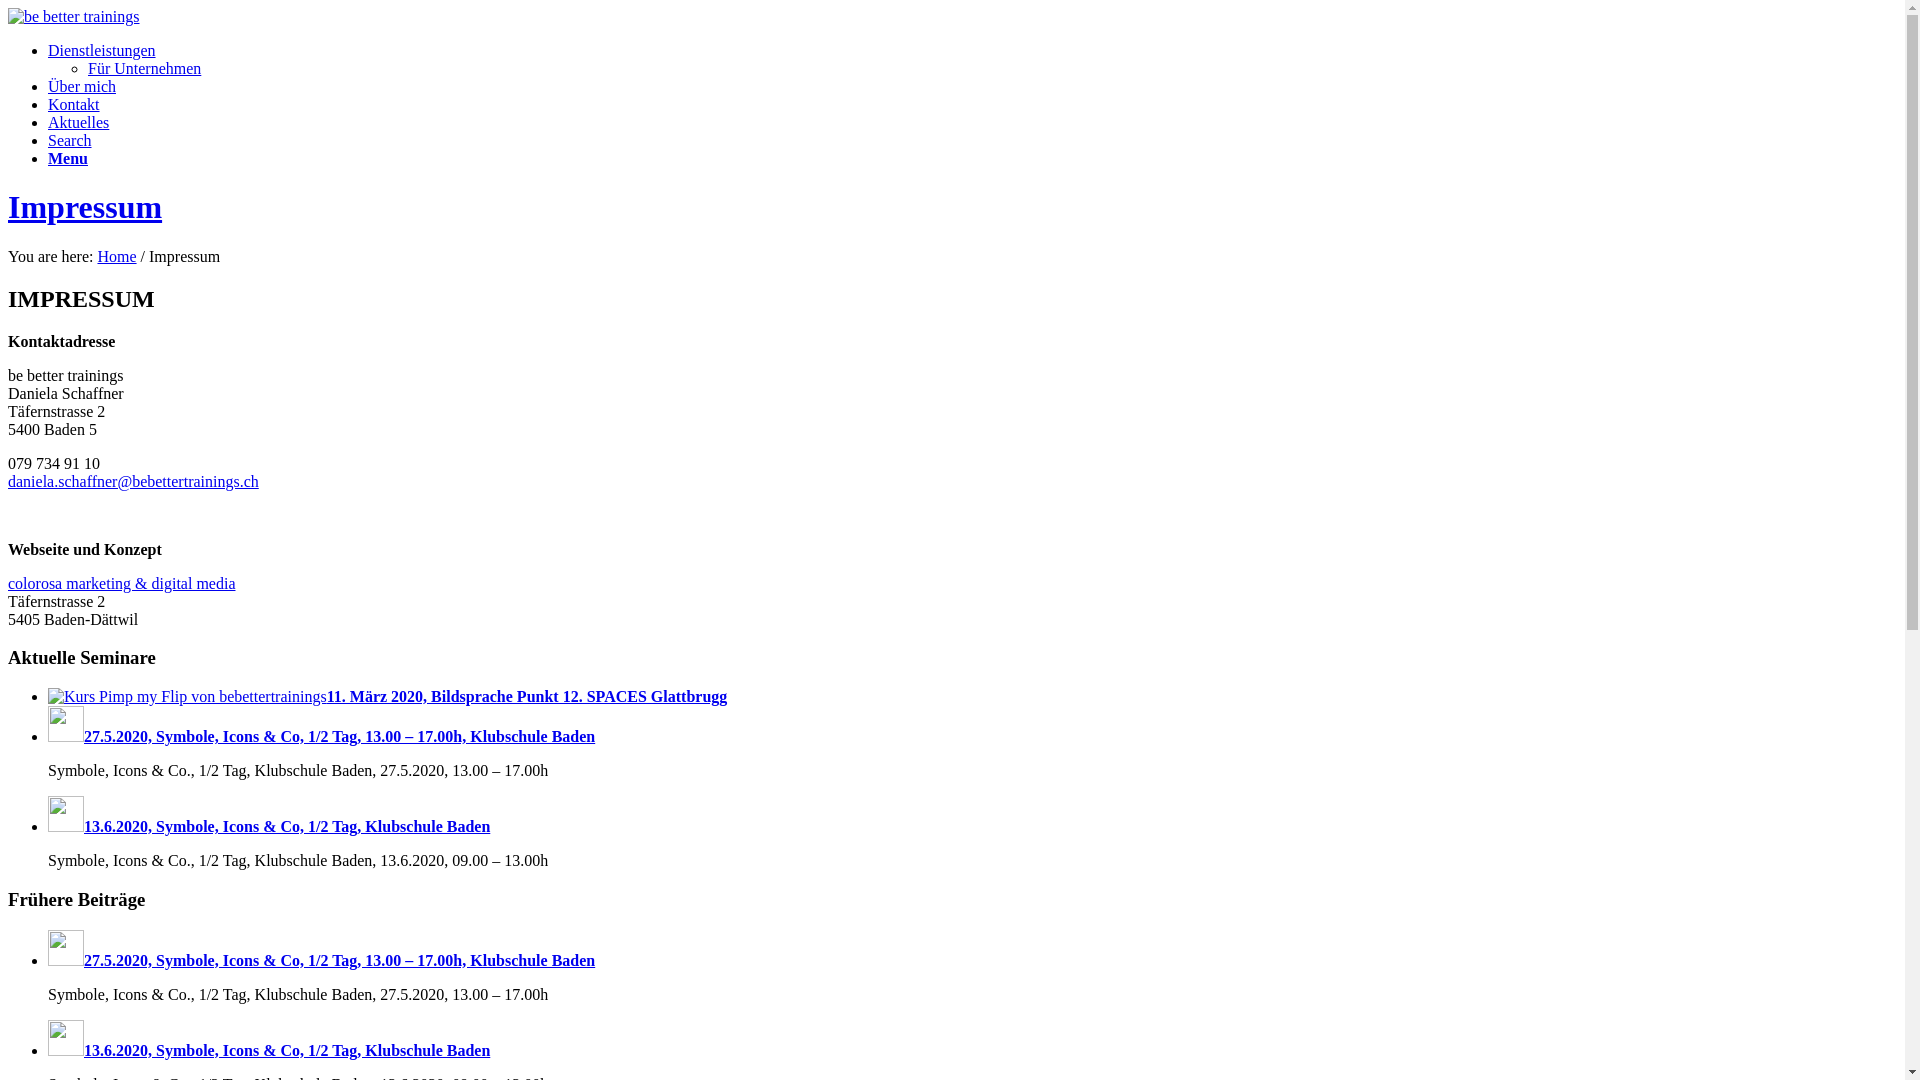 This screenshot has width=1920, height=1080. What do you see at coordinates (120, 583) in the screenshot?
I see `'colorosa marketing & digital media'` at bounding box center [120, 583].